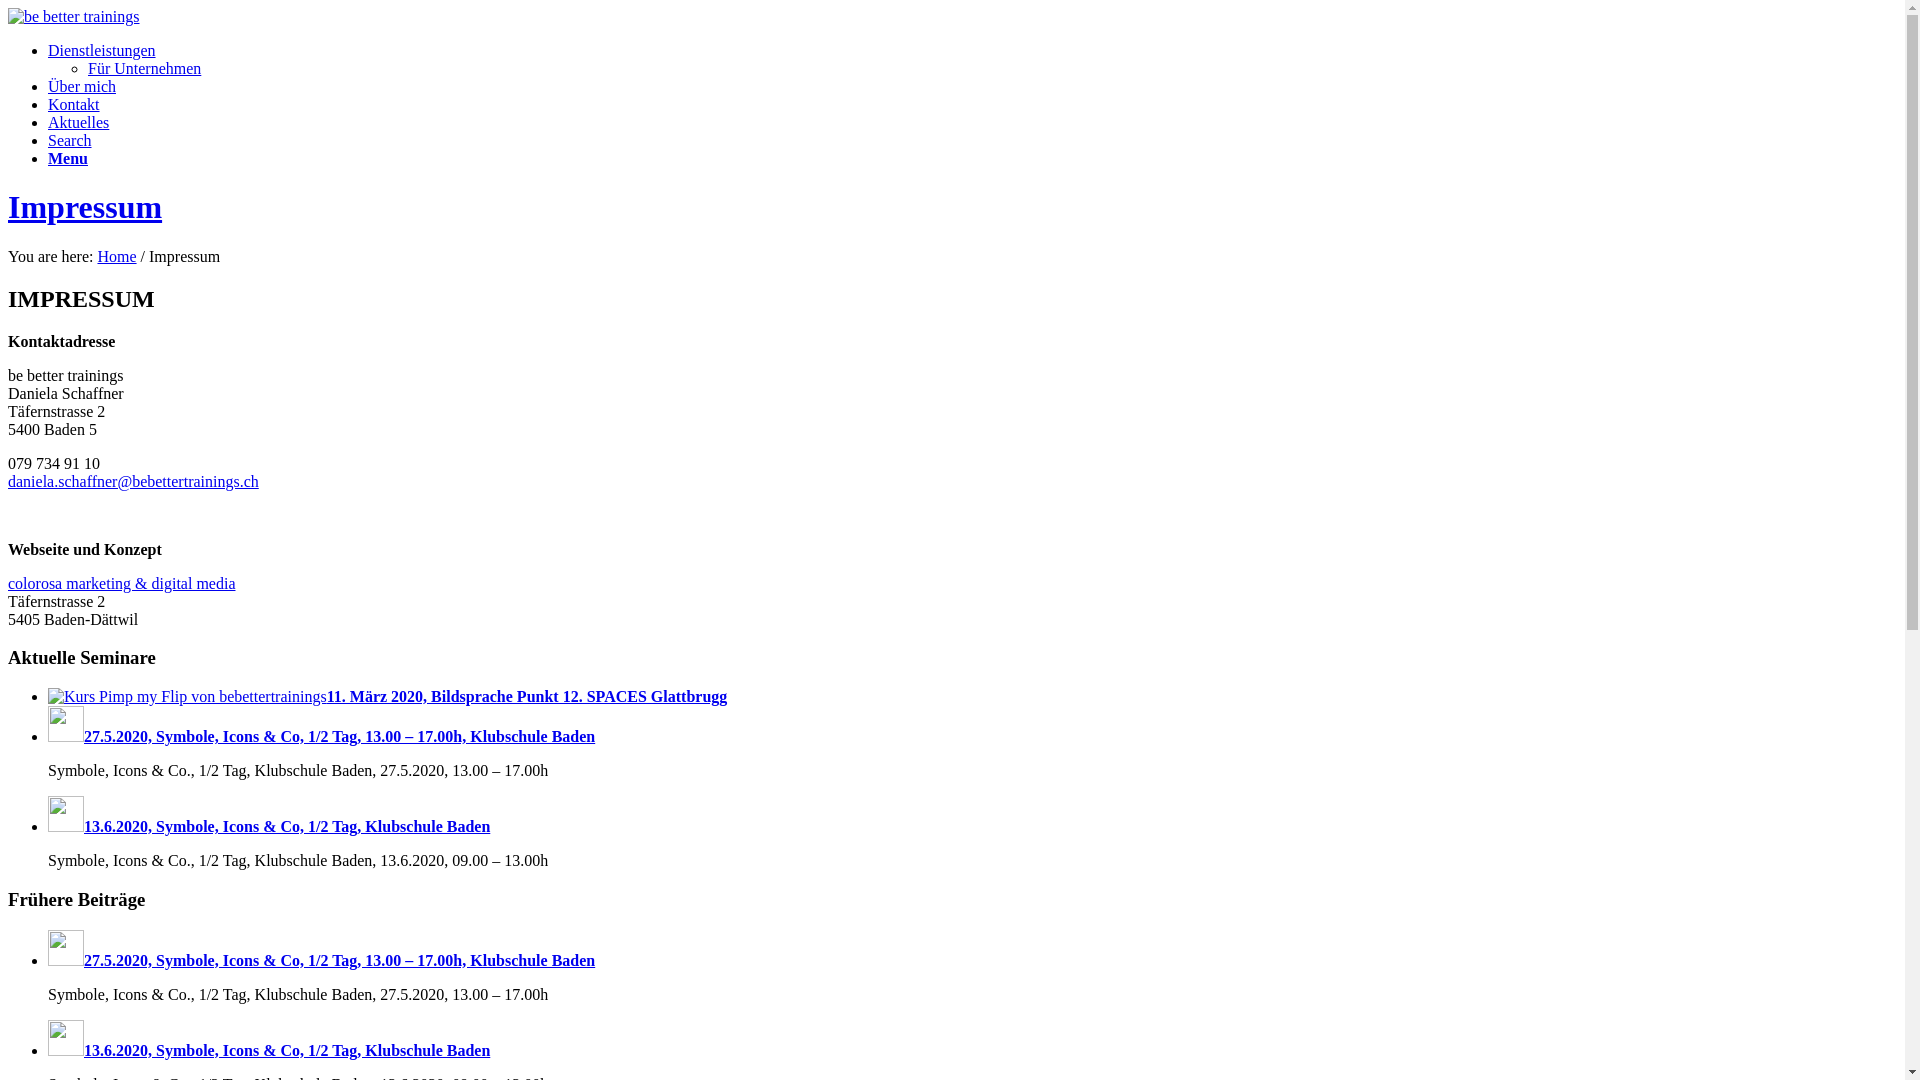 This screenshot has width=1920, height=1080. What do you see at coordinates (120, 583) in the screenshot?
I see `'colorosa marketing & digital media'` at bounding box center [120, 583].